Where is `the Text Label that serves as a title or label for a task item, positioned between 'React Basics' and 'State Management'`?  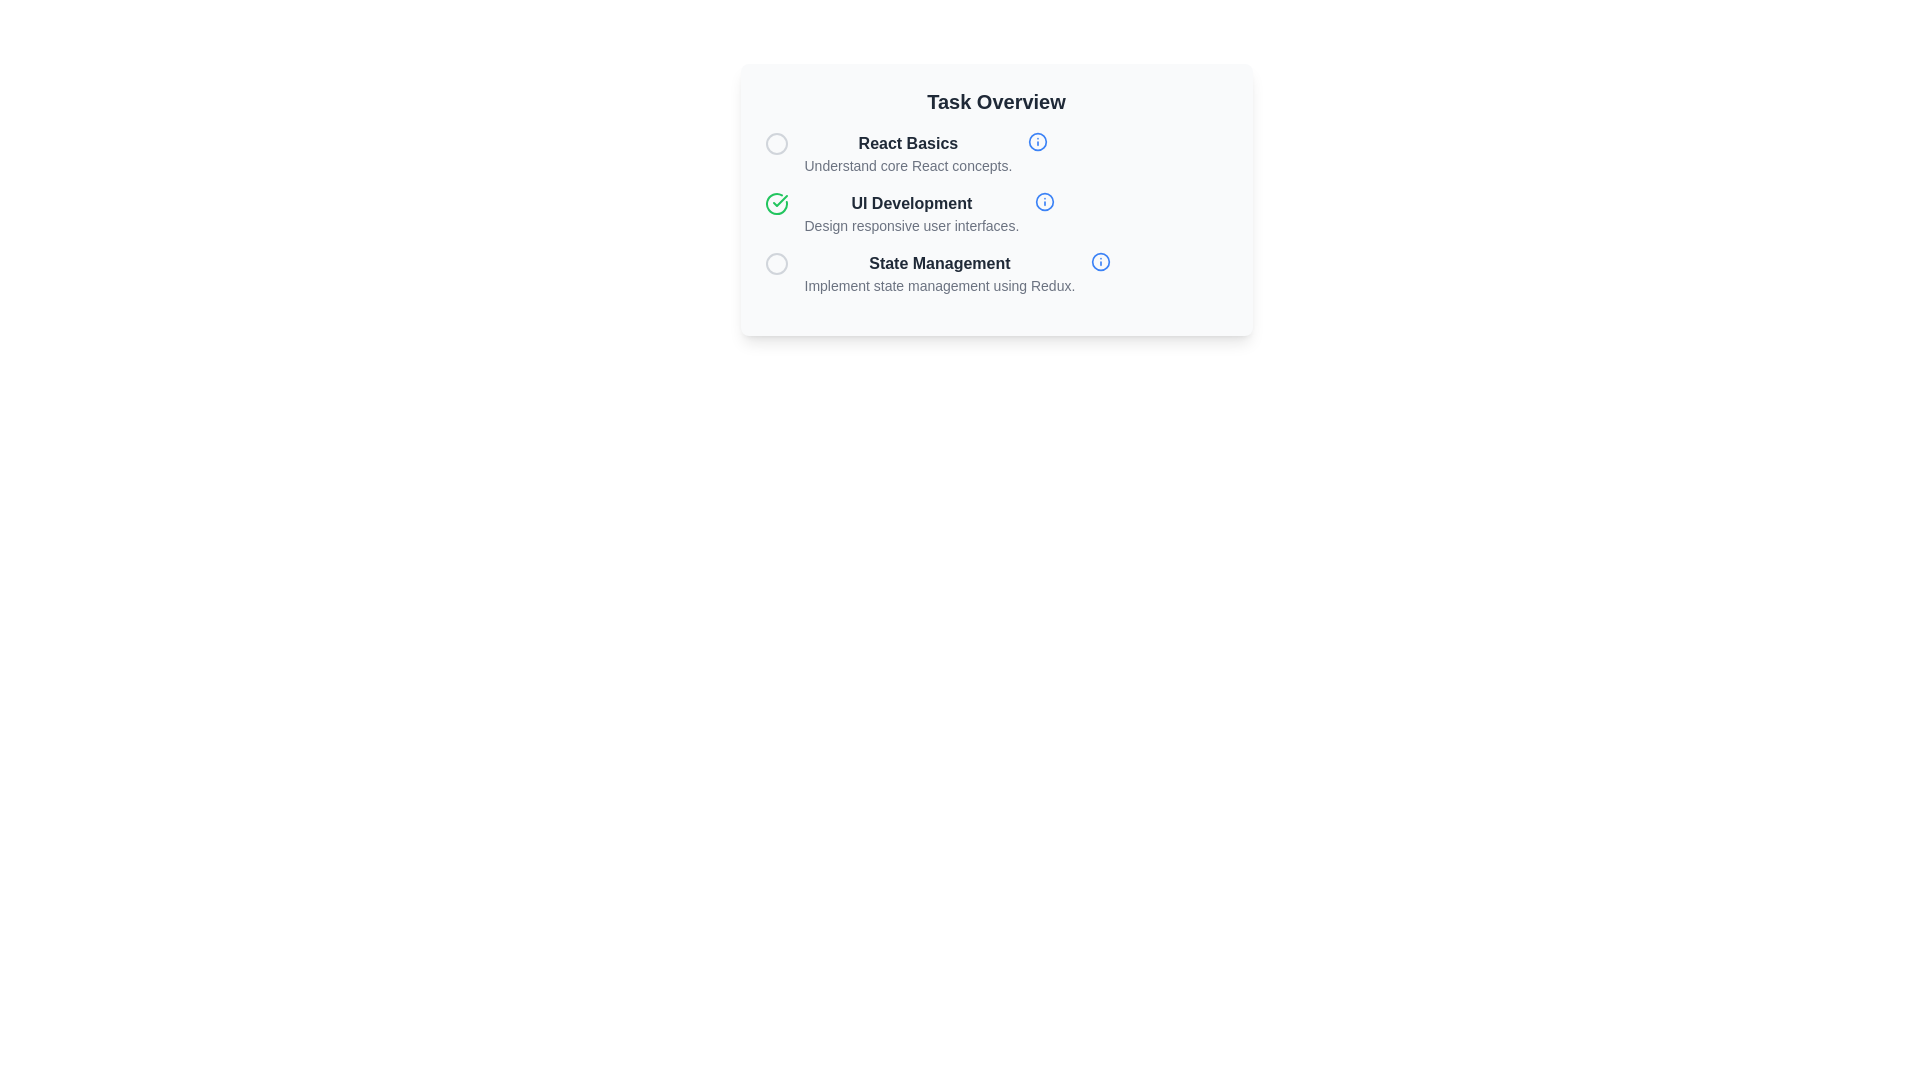
the Text Label that serves as a title or label for a task item, positioned between 'React Basics' and 'State Management' is located at coordinates (910, 204).